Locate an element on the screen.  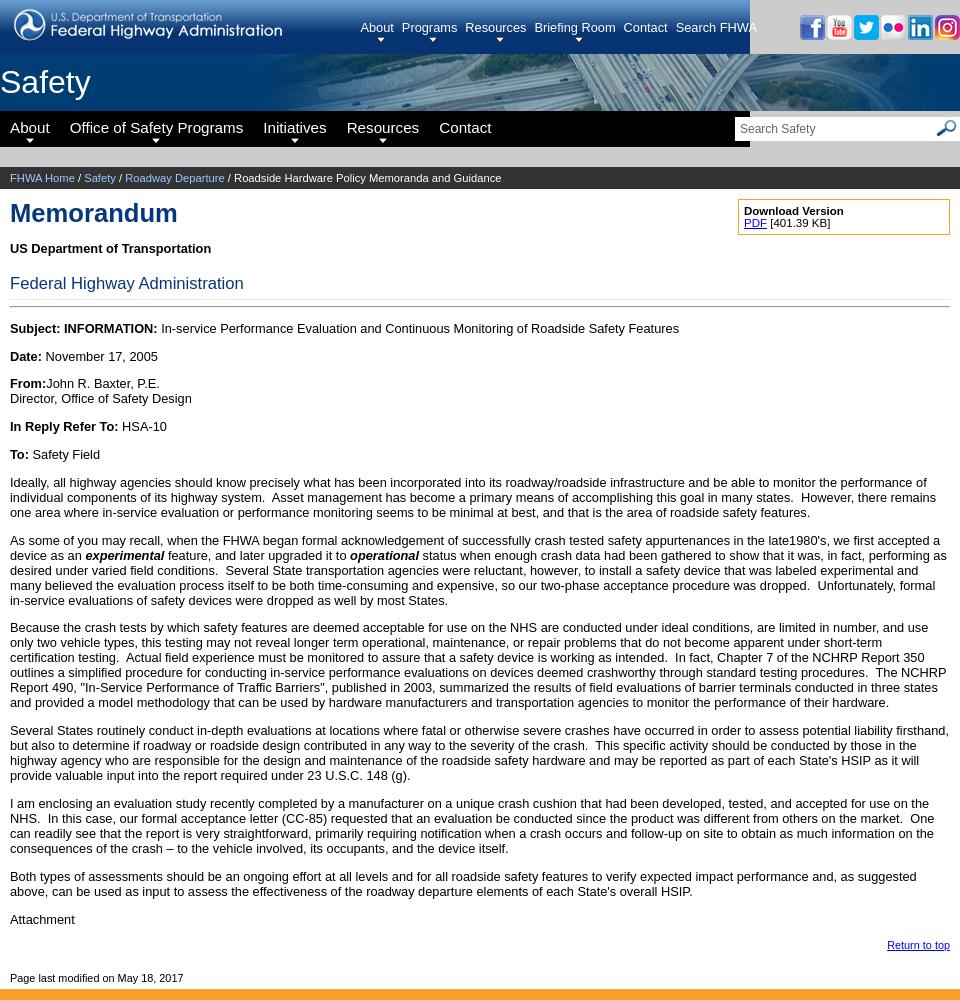
'Date:' is located at coordinates (25, 354).